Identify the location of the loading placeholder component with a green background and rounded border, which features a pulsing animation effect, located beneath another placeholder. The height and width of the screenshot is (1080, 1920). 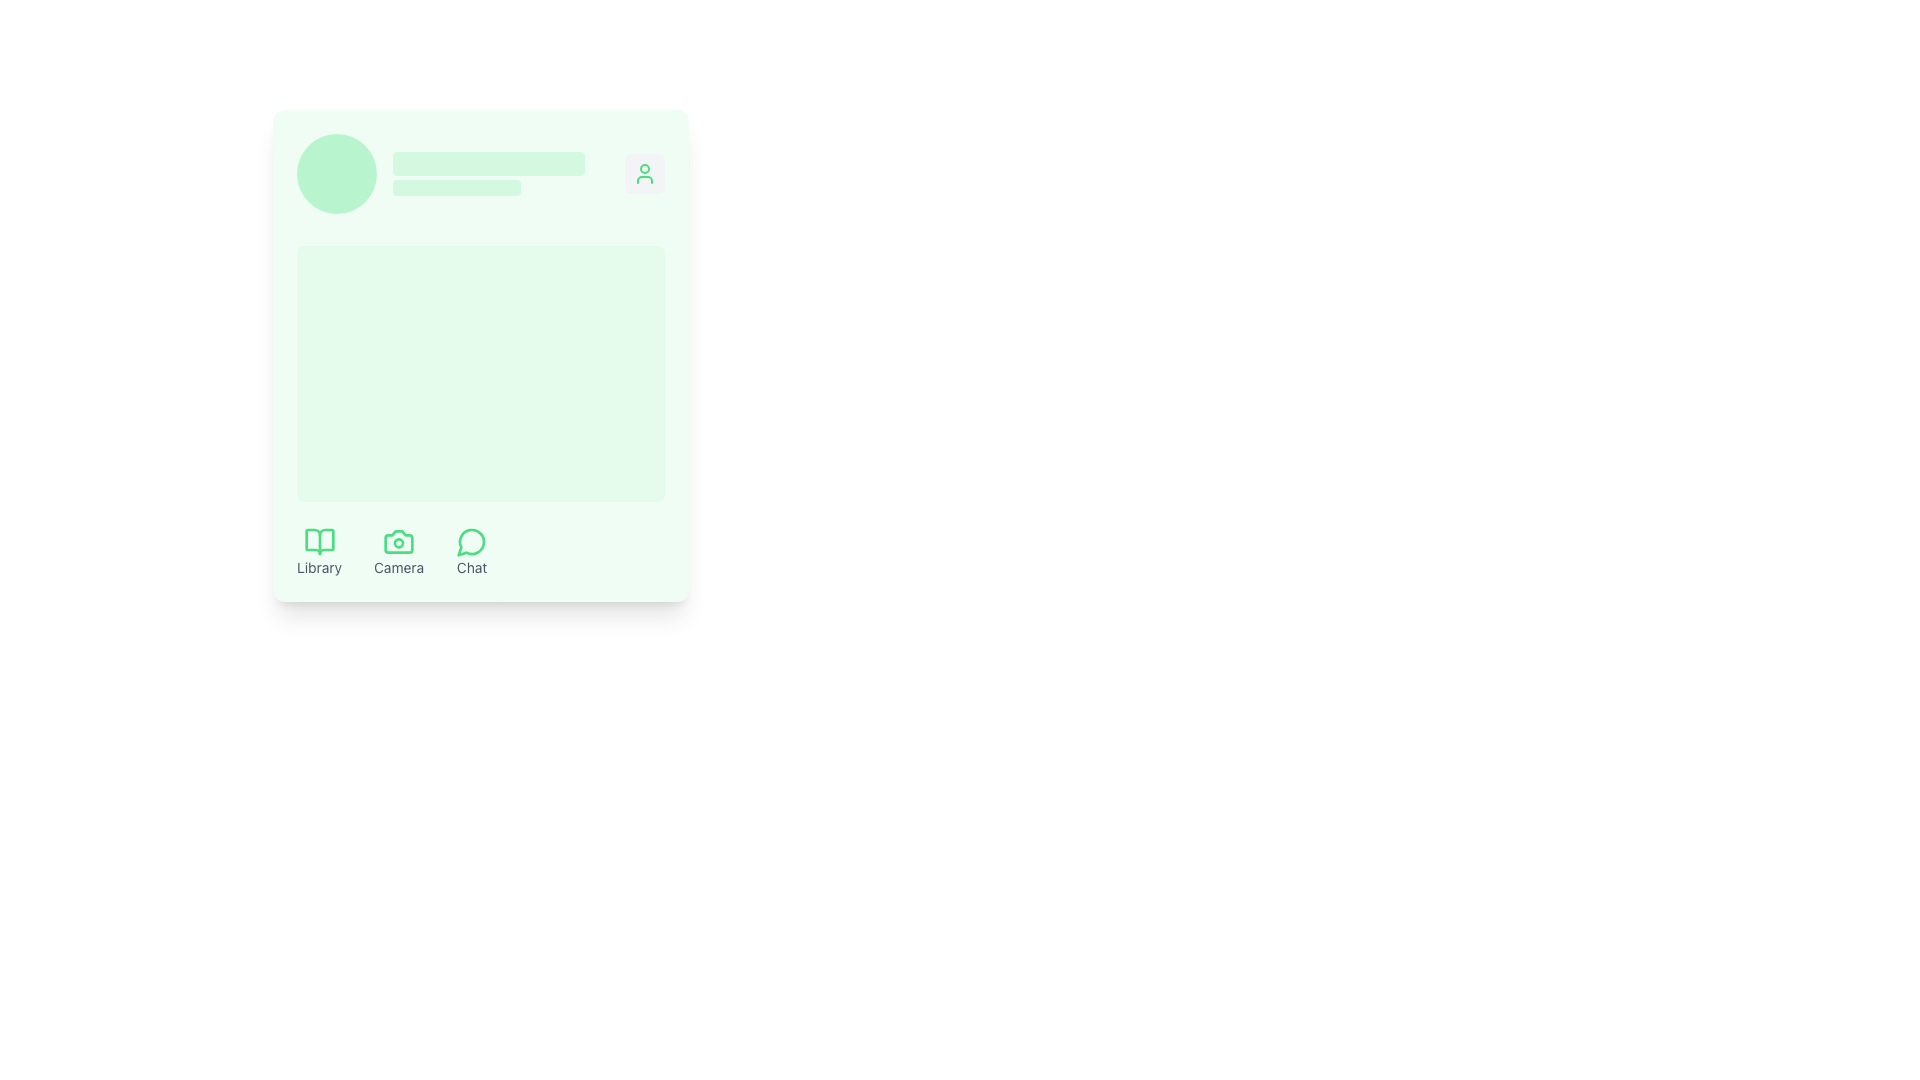
(455, 188).